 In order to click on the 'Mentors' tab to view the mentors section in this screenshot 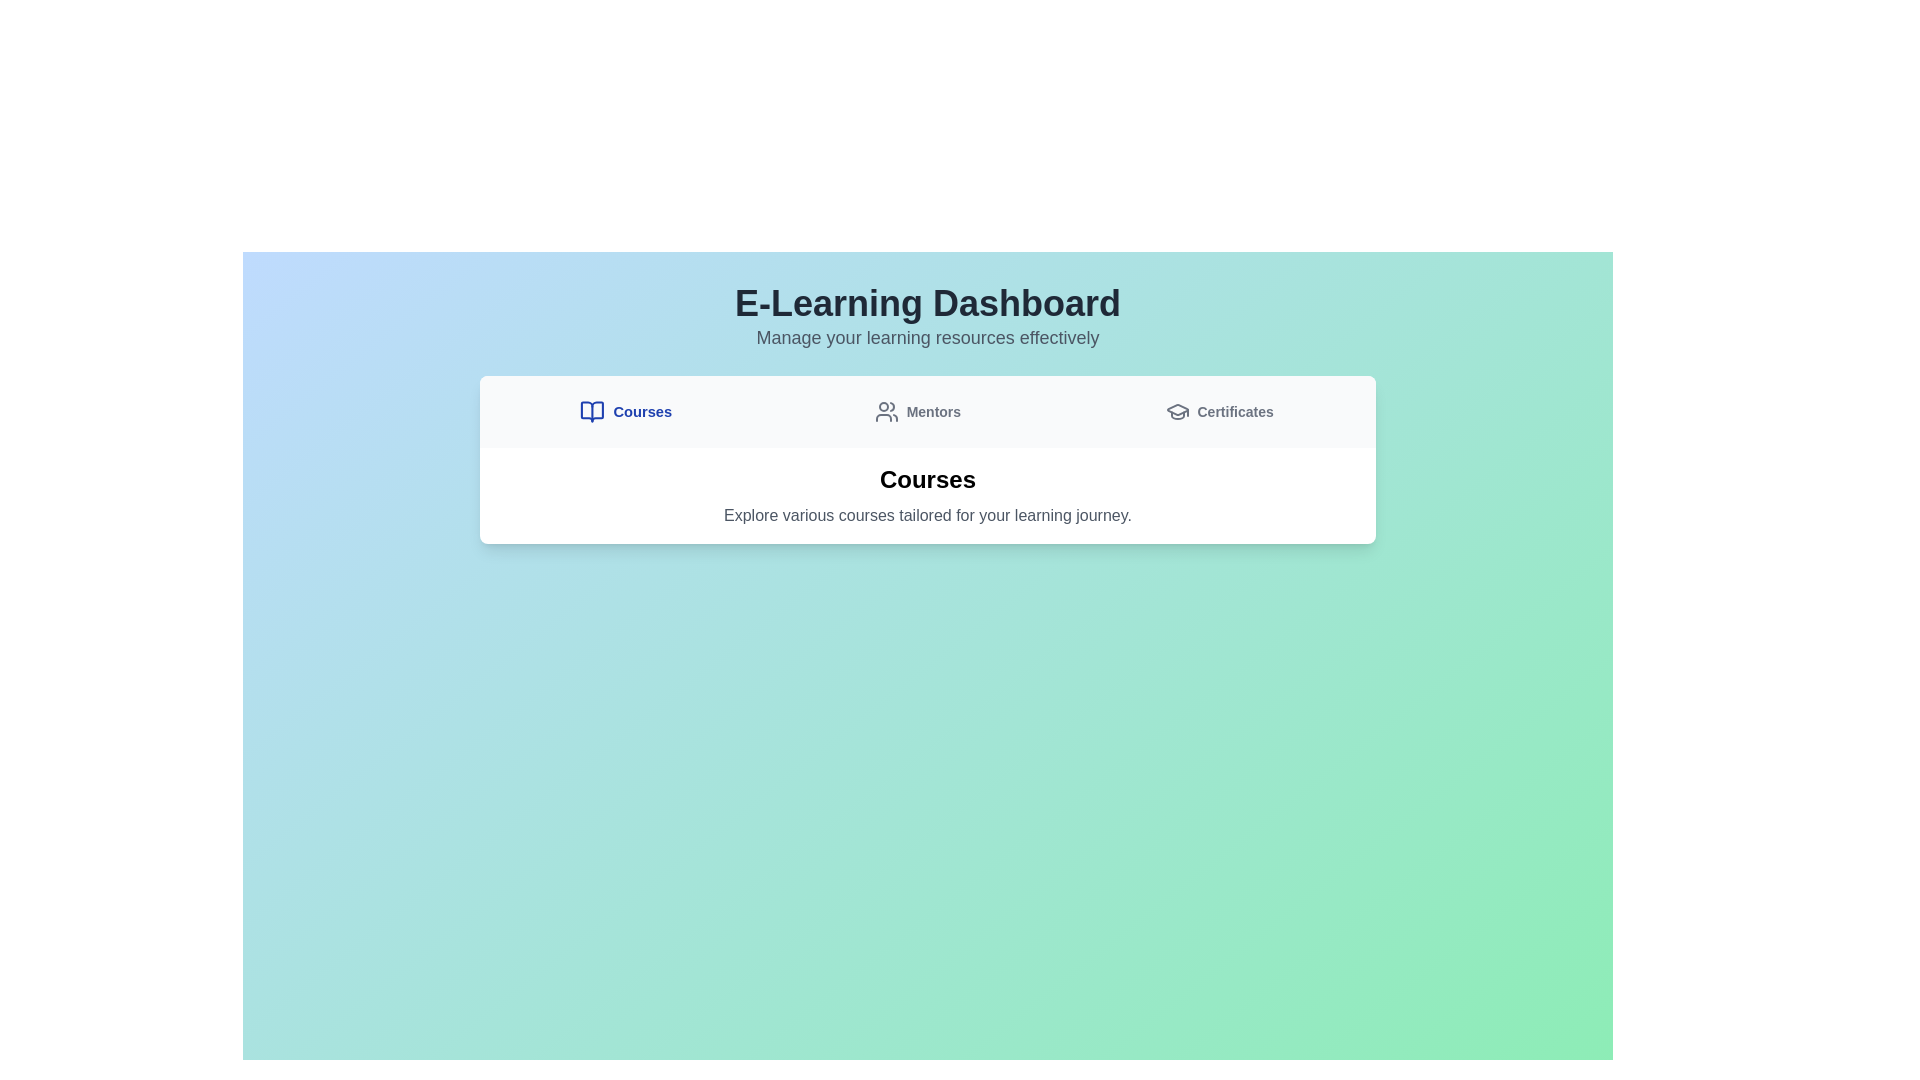, I will do `click(916, 411)`.